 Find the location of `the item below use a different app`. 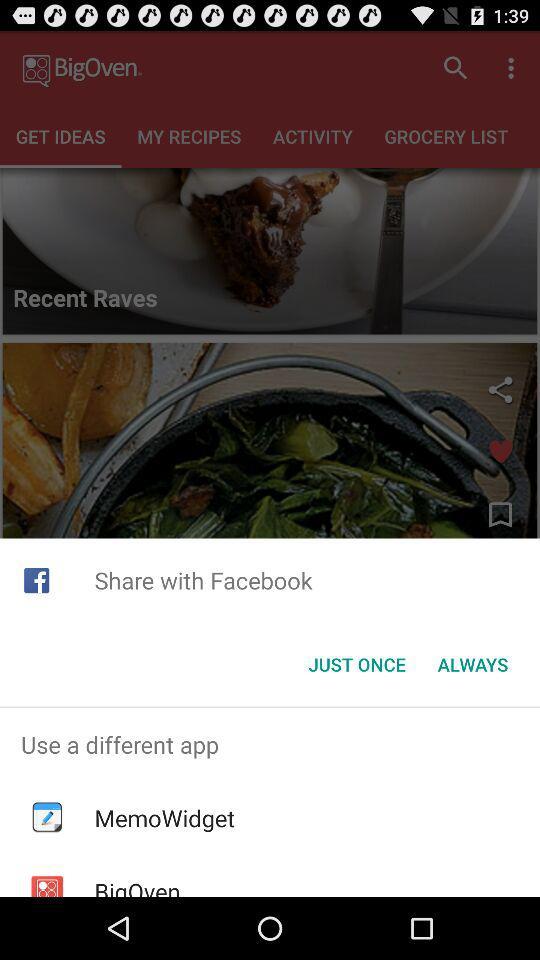

the item below use a different app is located at coordinates (163, 818).